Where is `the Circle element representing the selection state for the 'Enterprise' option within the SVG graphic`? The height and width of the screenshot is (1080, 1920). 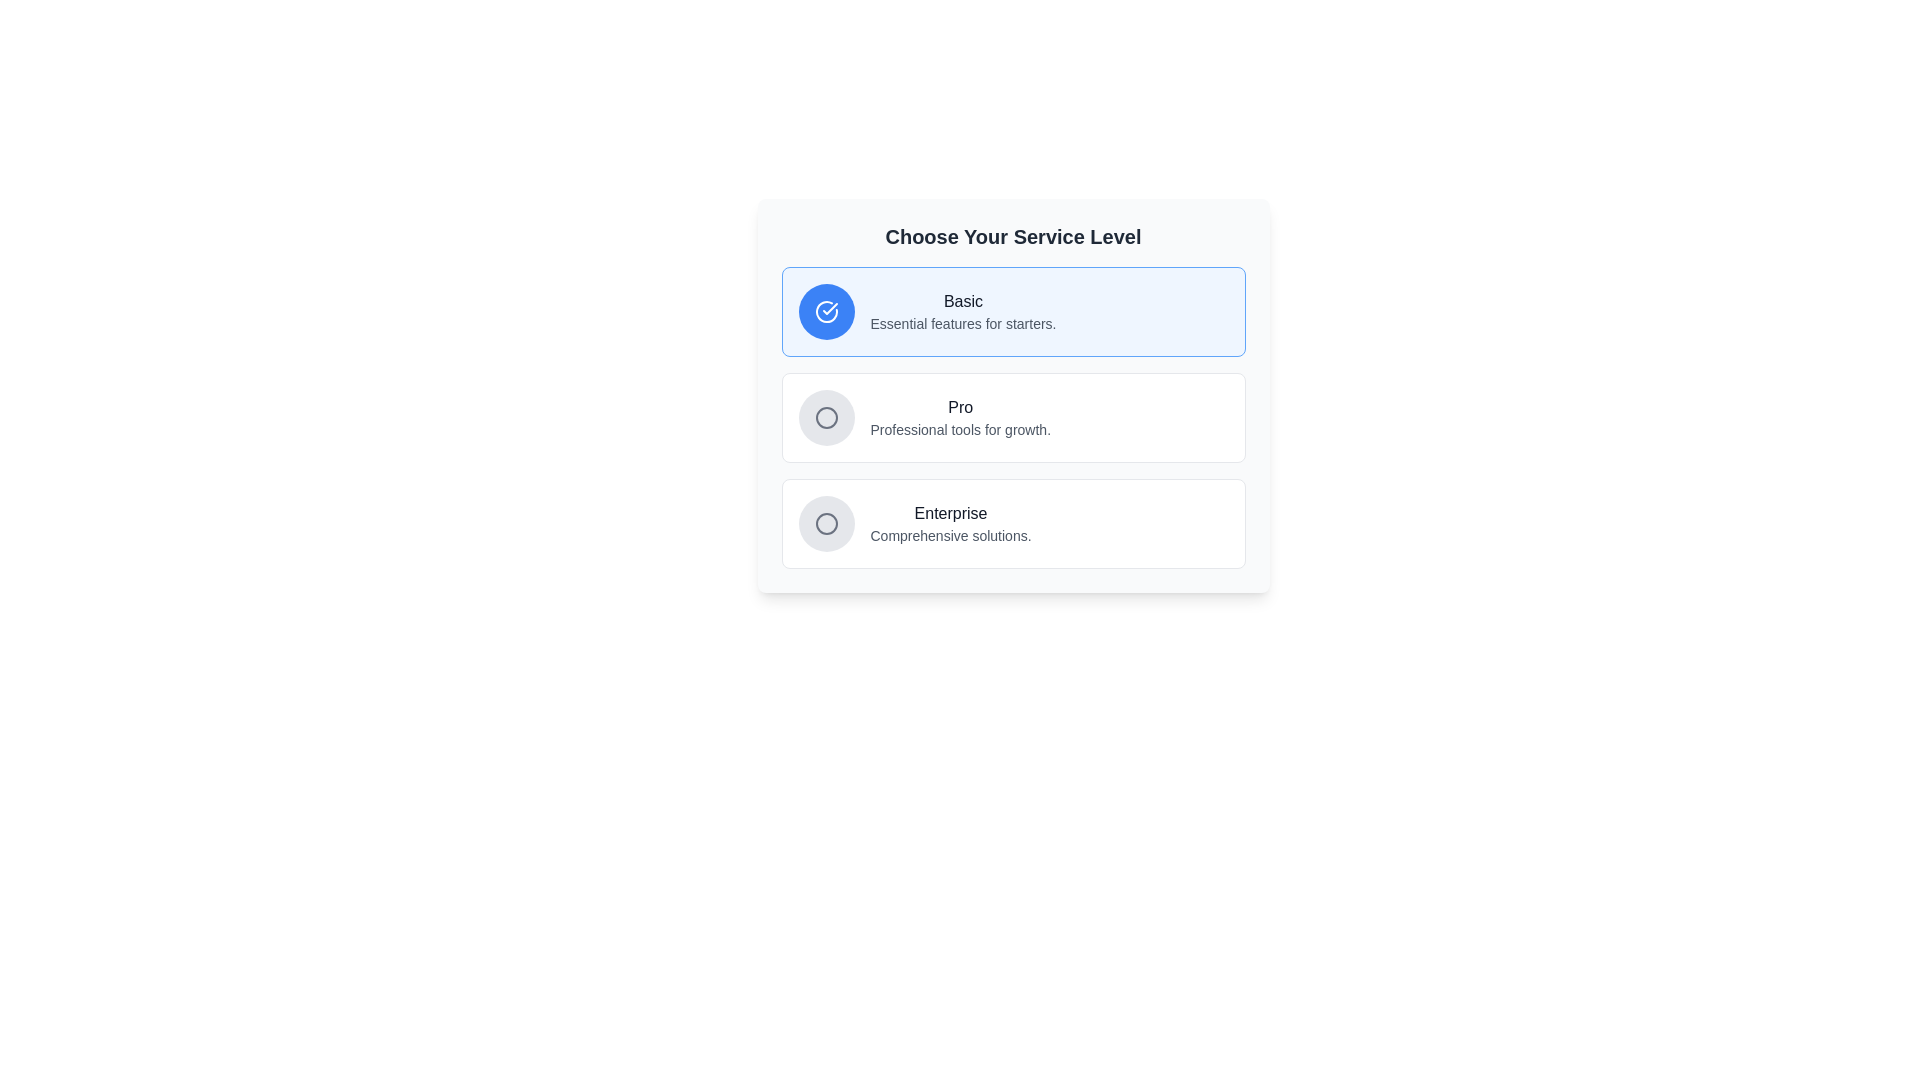 the Circle element representing the selection state for the 'Enterprise' option within the SVG graphic is located at coordinates (826, 416).